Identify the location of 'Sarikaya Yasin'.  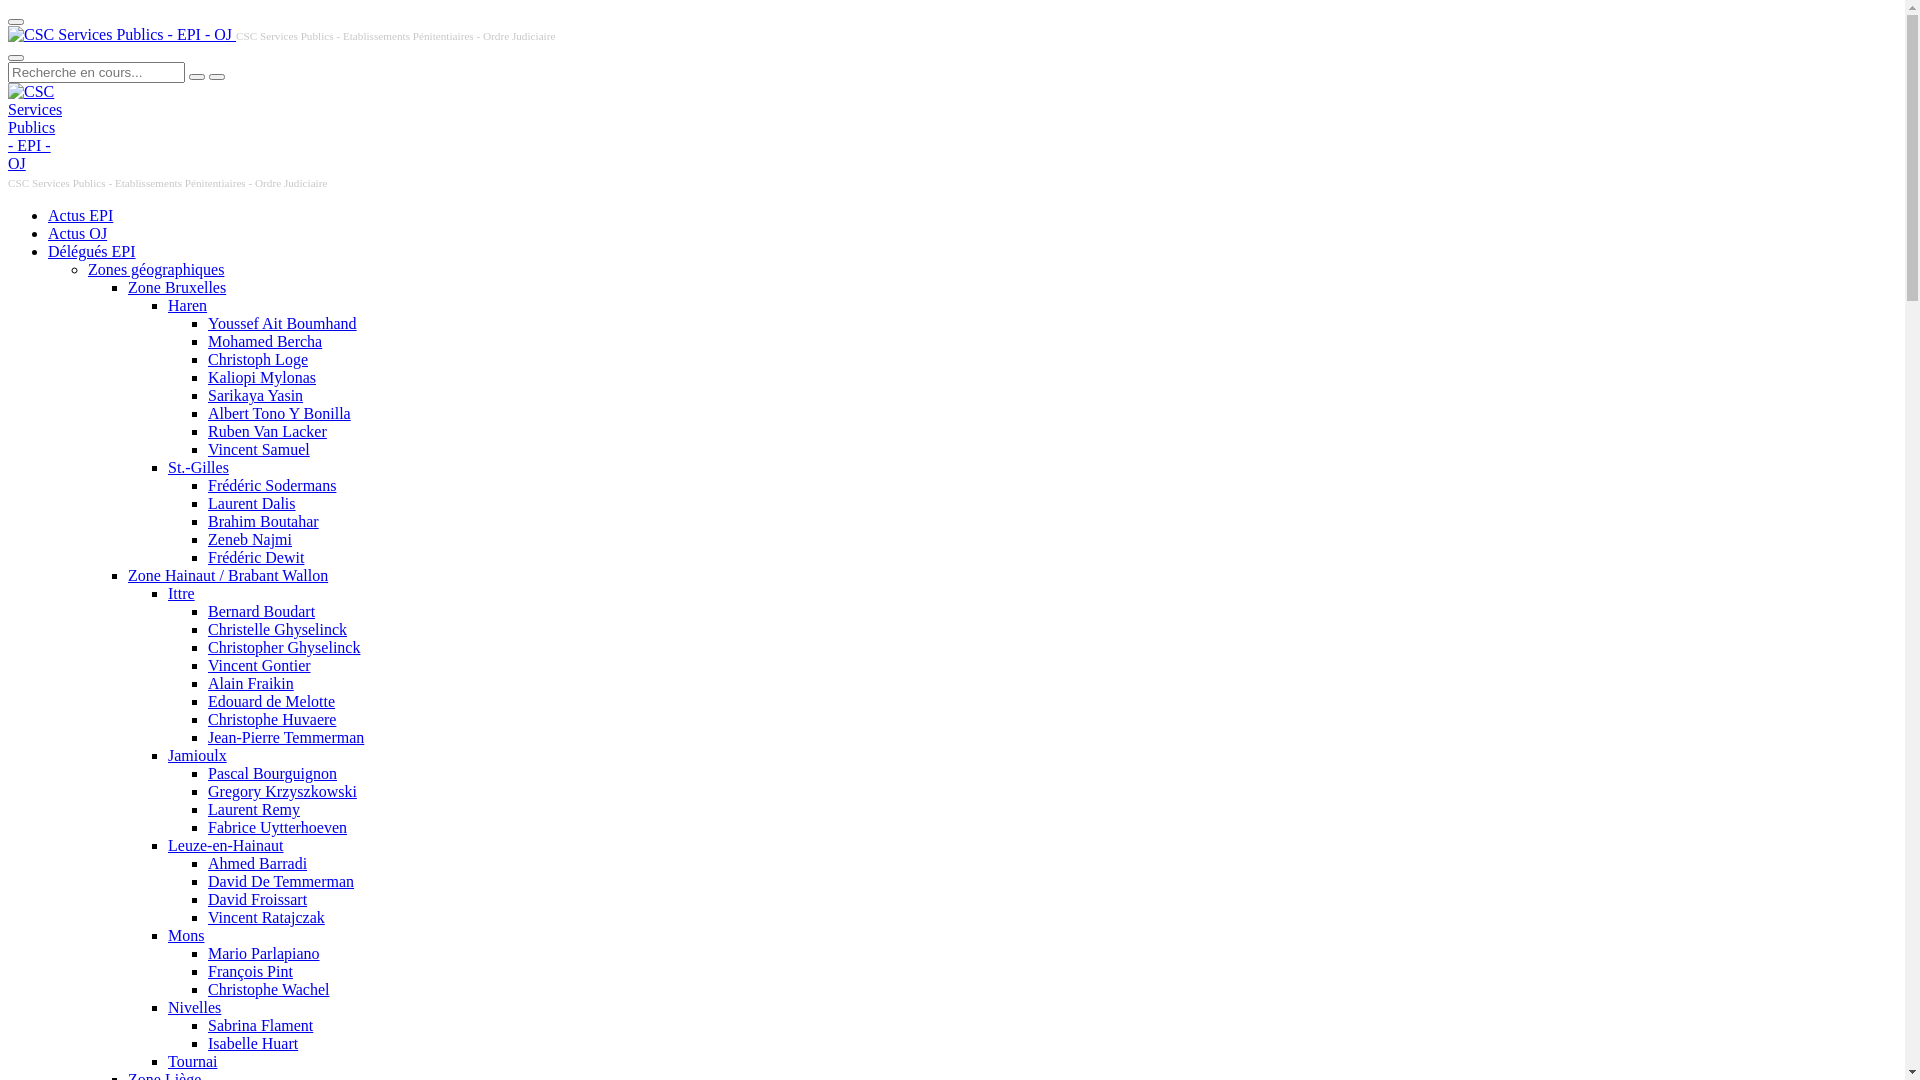
(254, 395).